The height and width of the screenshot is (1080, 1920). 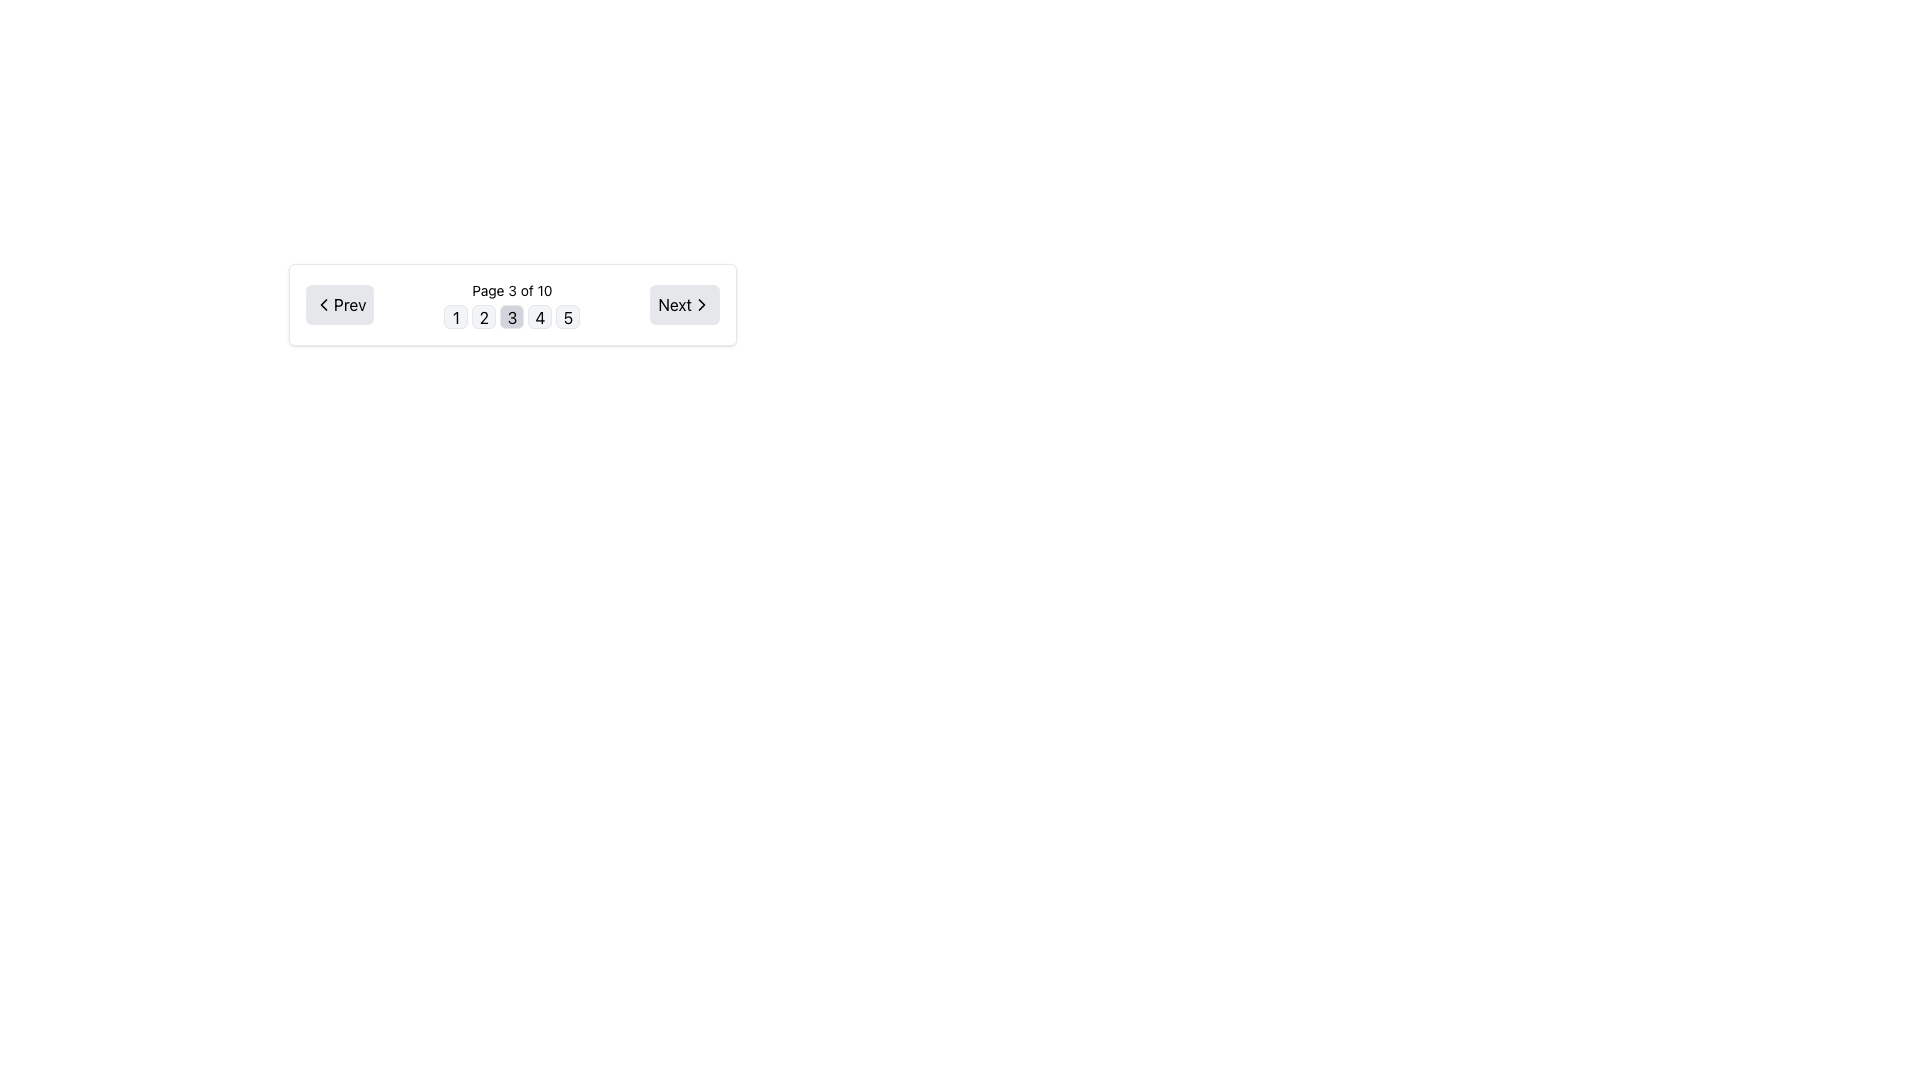 What do you see at coordinates (324, 304) in the screenshot?
I see `the left-directional chevron arrow icon inside the 'Prev' button, which is part of the pagination control` at bounding box center [324, 304].